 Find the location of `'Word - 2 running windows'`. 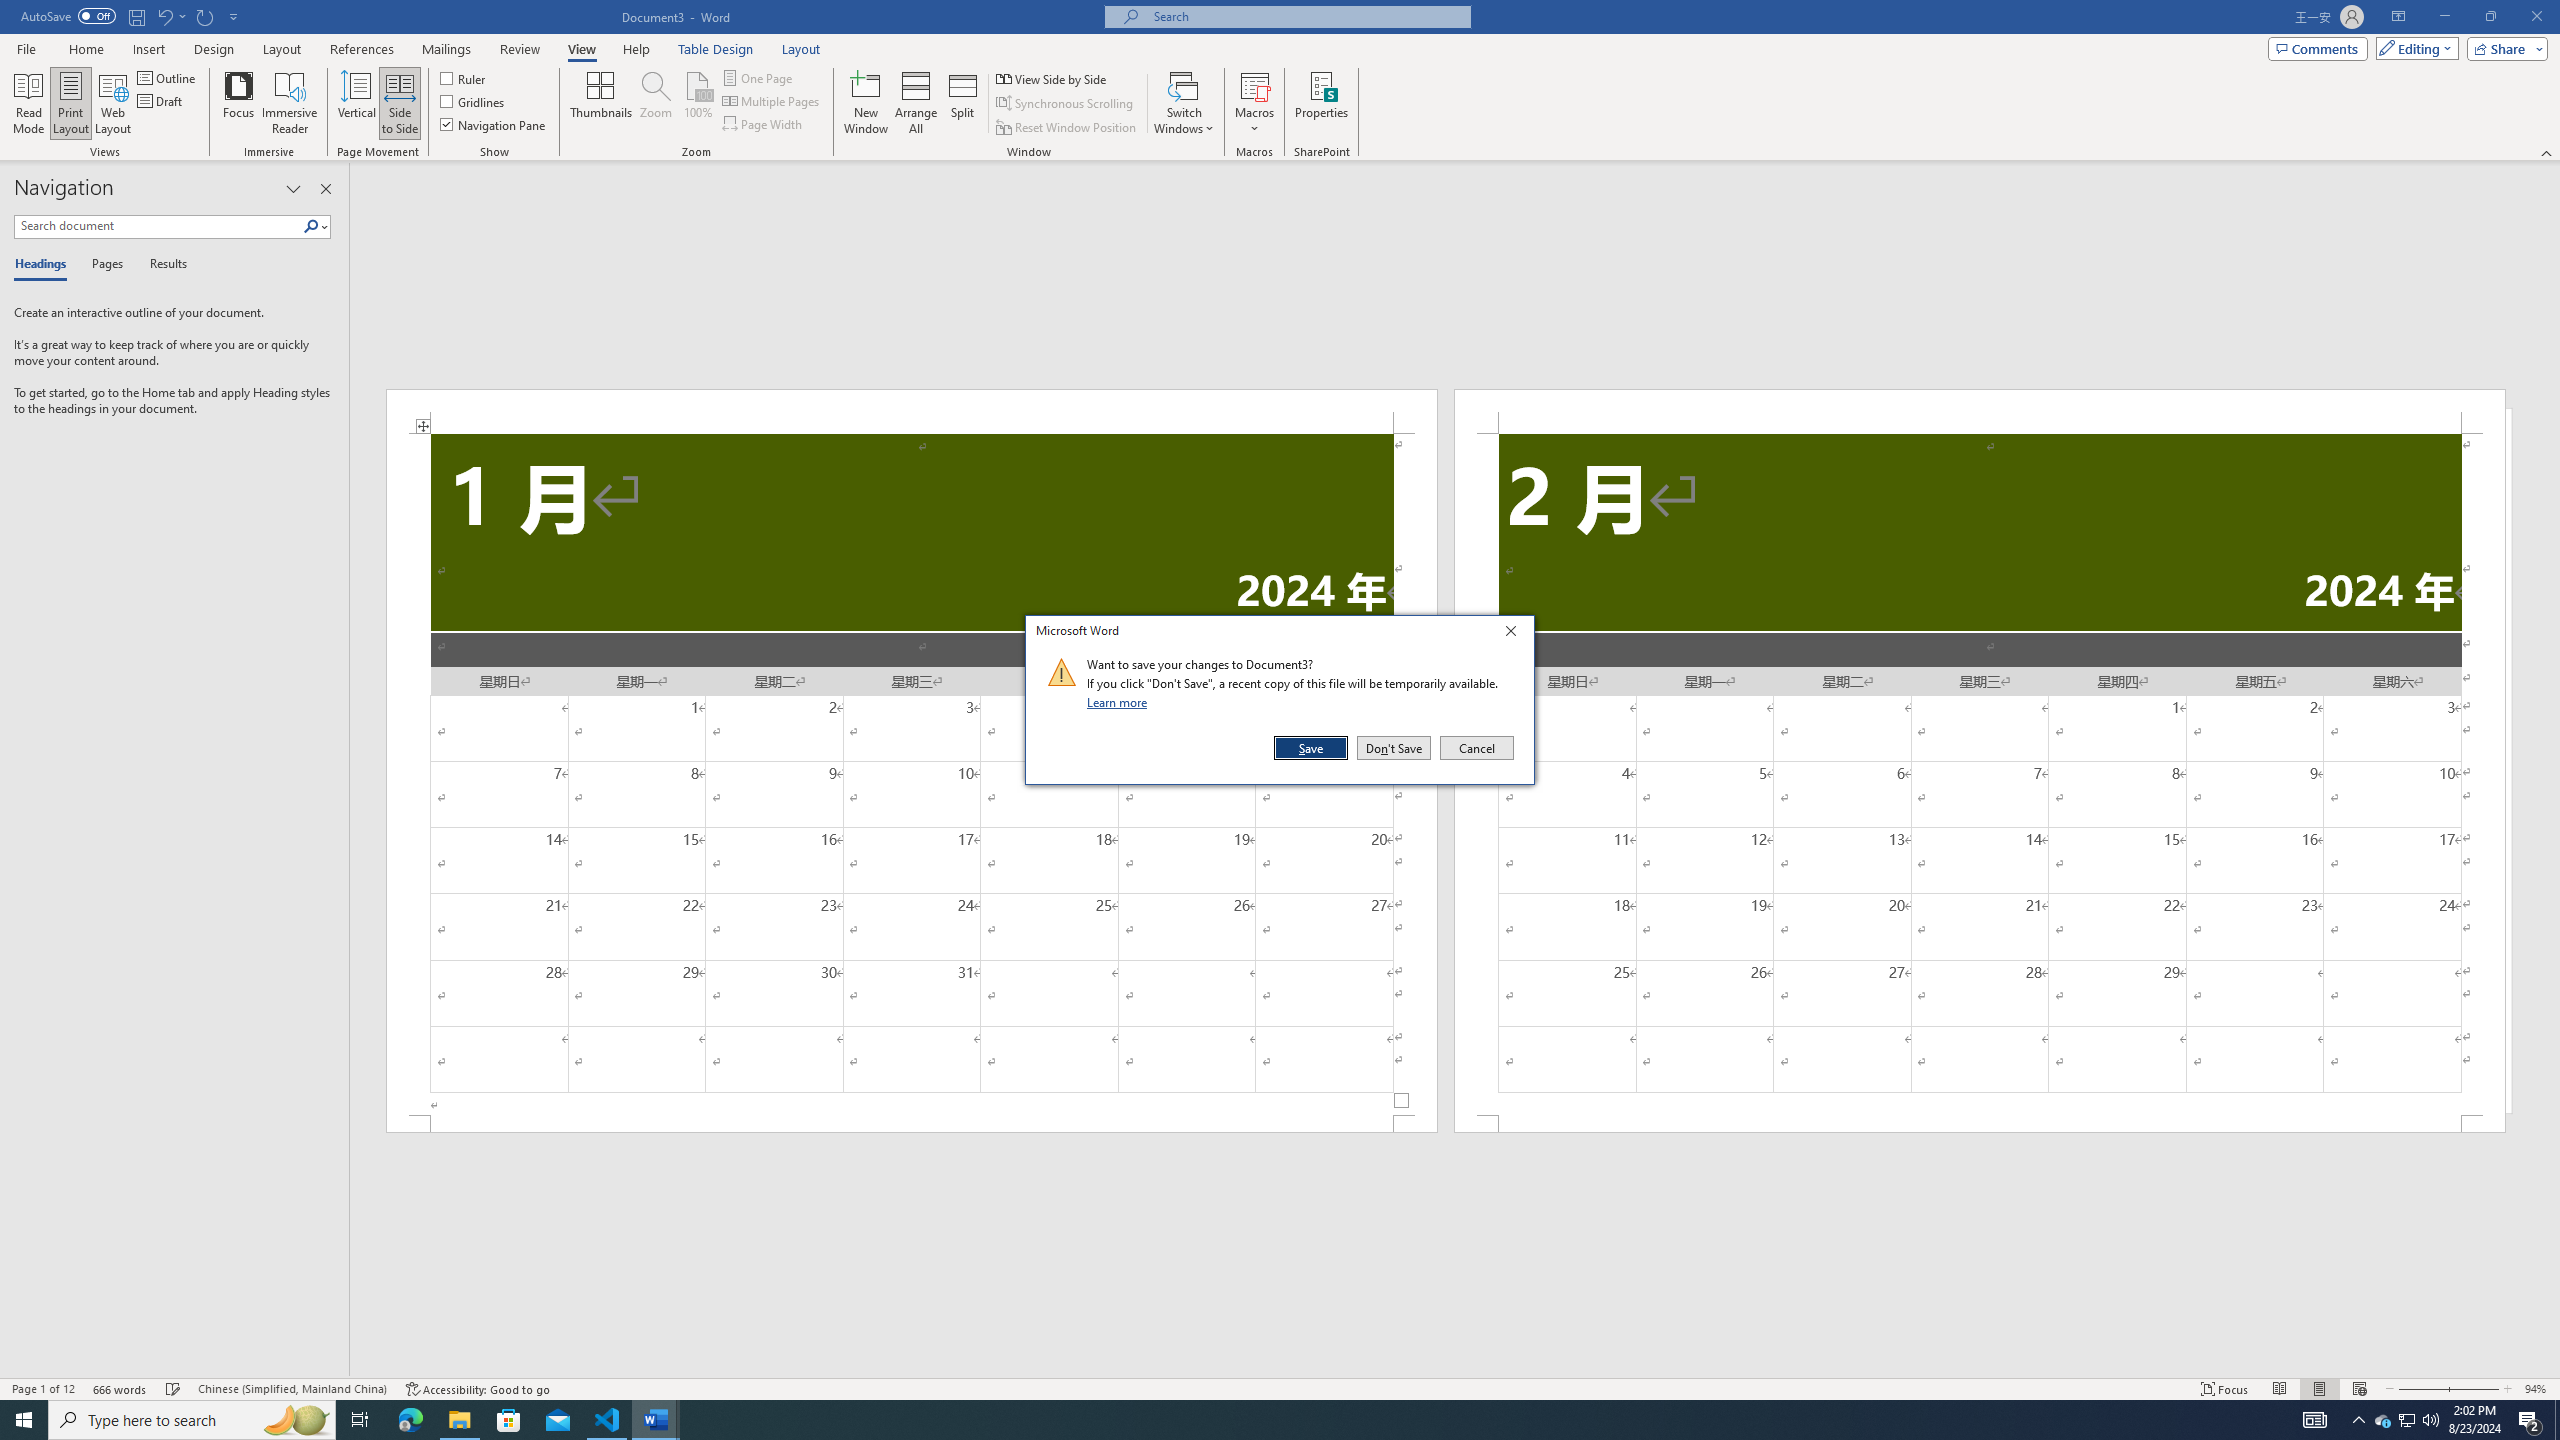

'Word - 2 running windows' is located at coordinates (656, 1418).